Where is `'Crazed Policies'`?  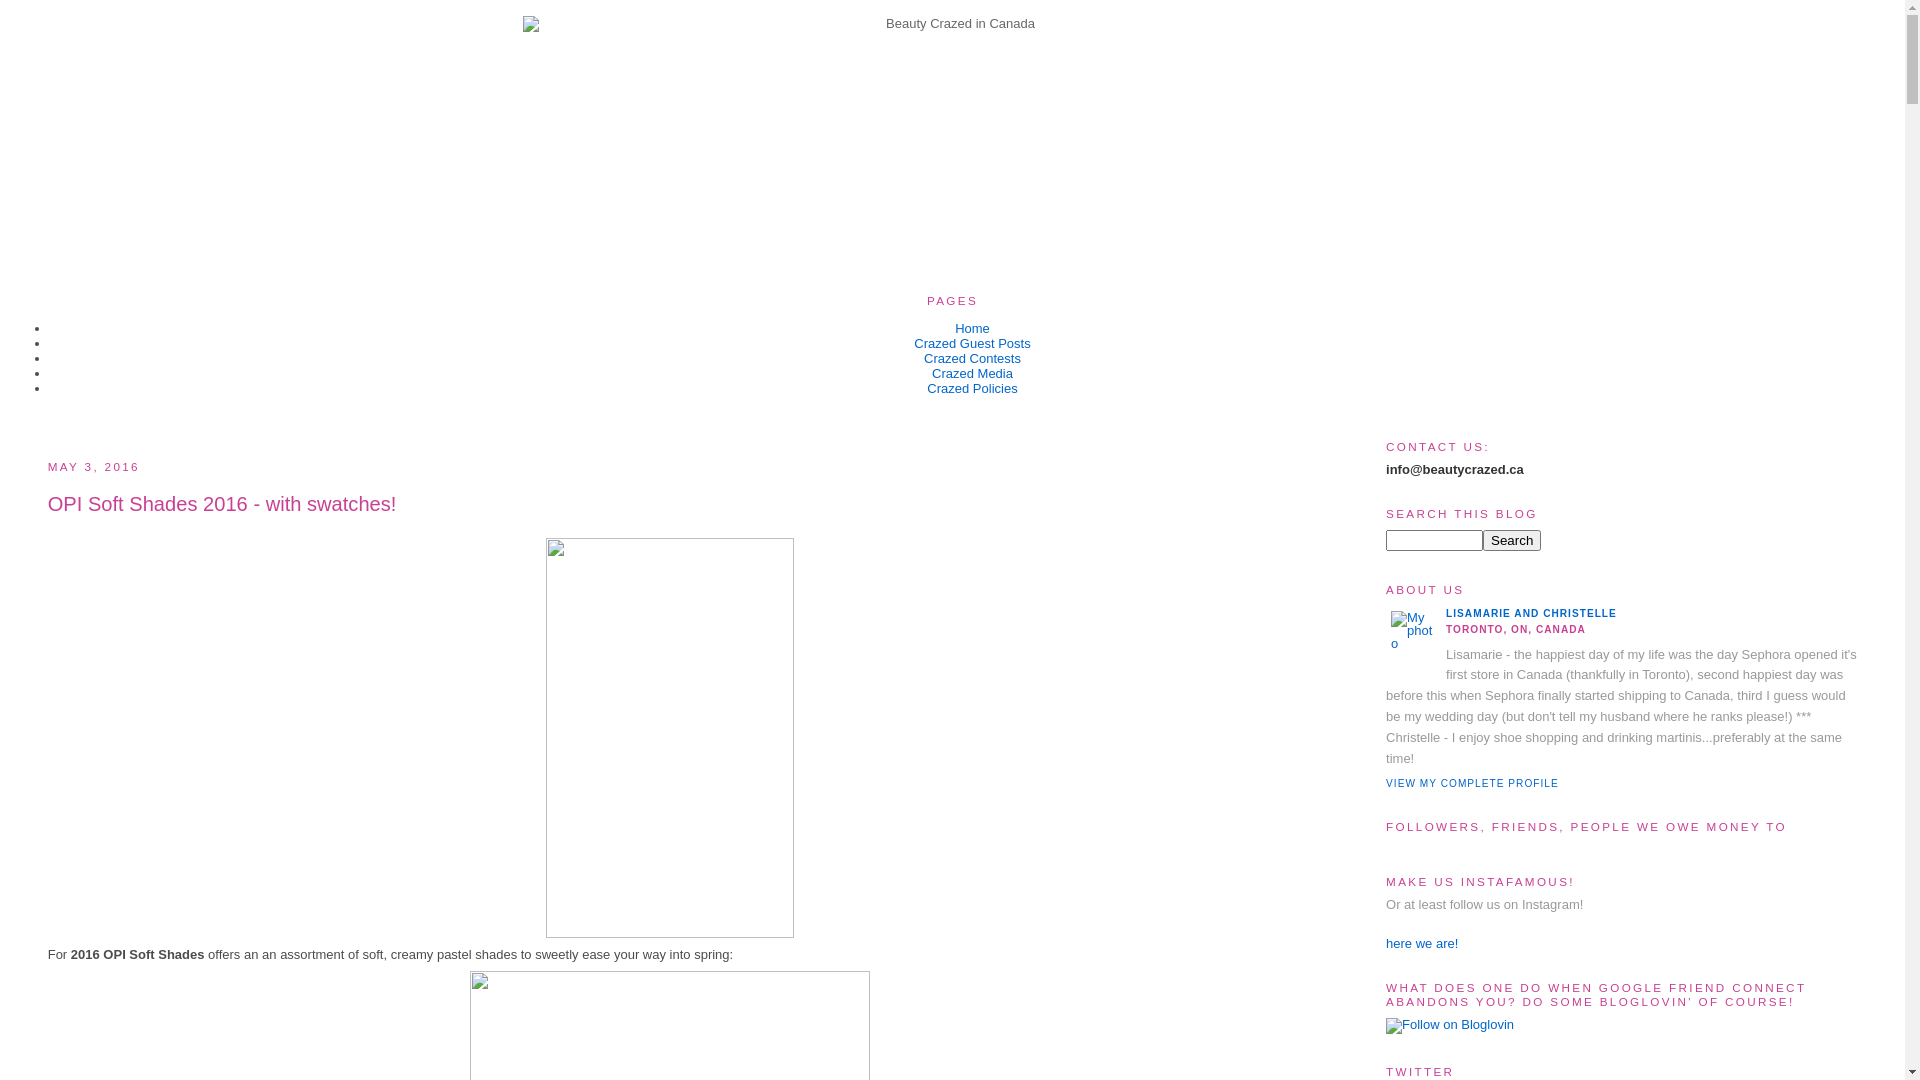
'Crazed Policies' is located at coordinates (971, 388).